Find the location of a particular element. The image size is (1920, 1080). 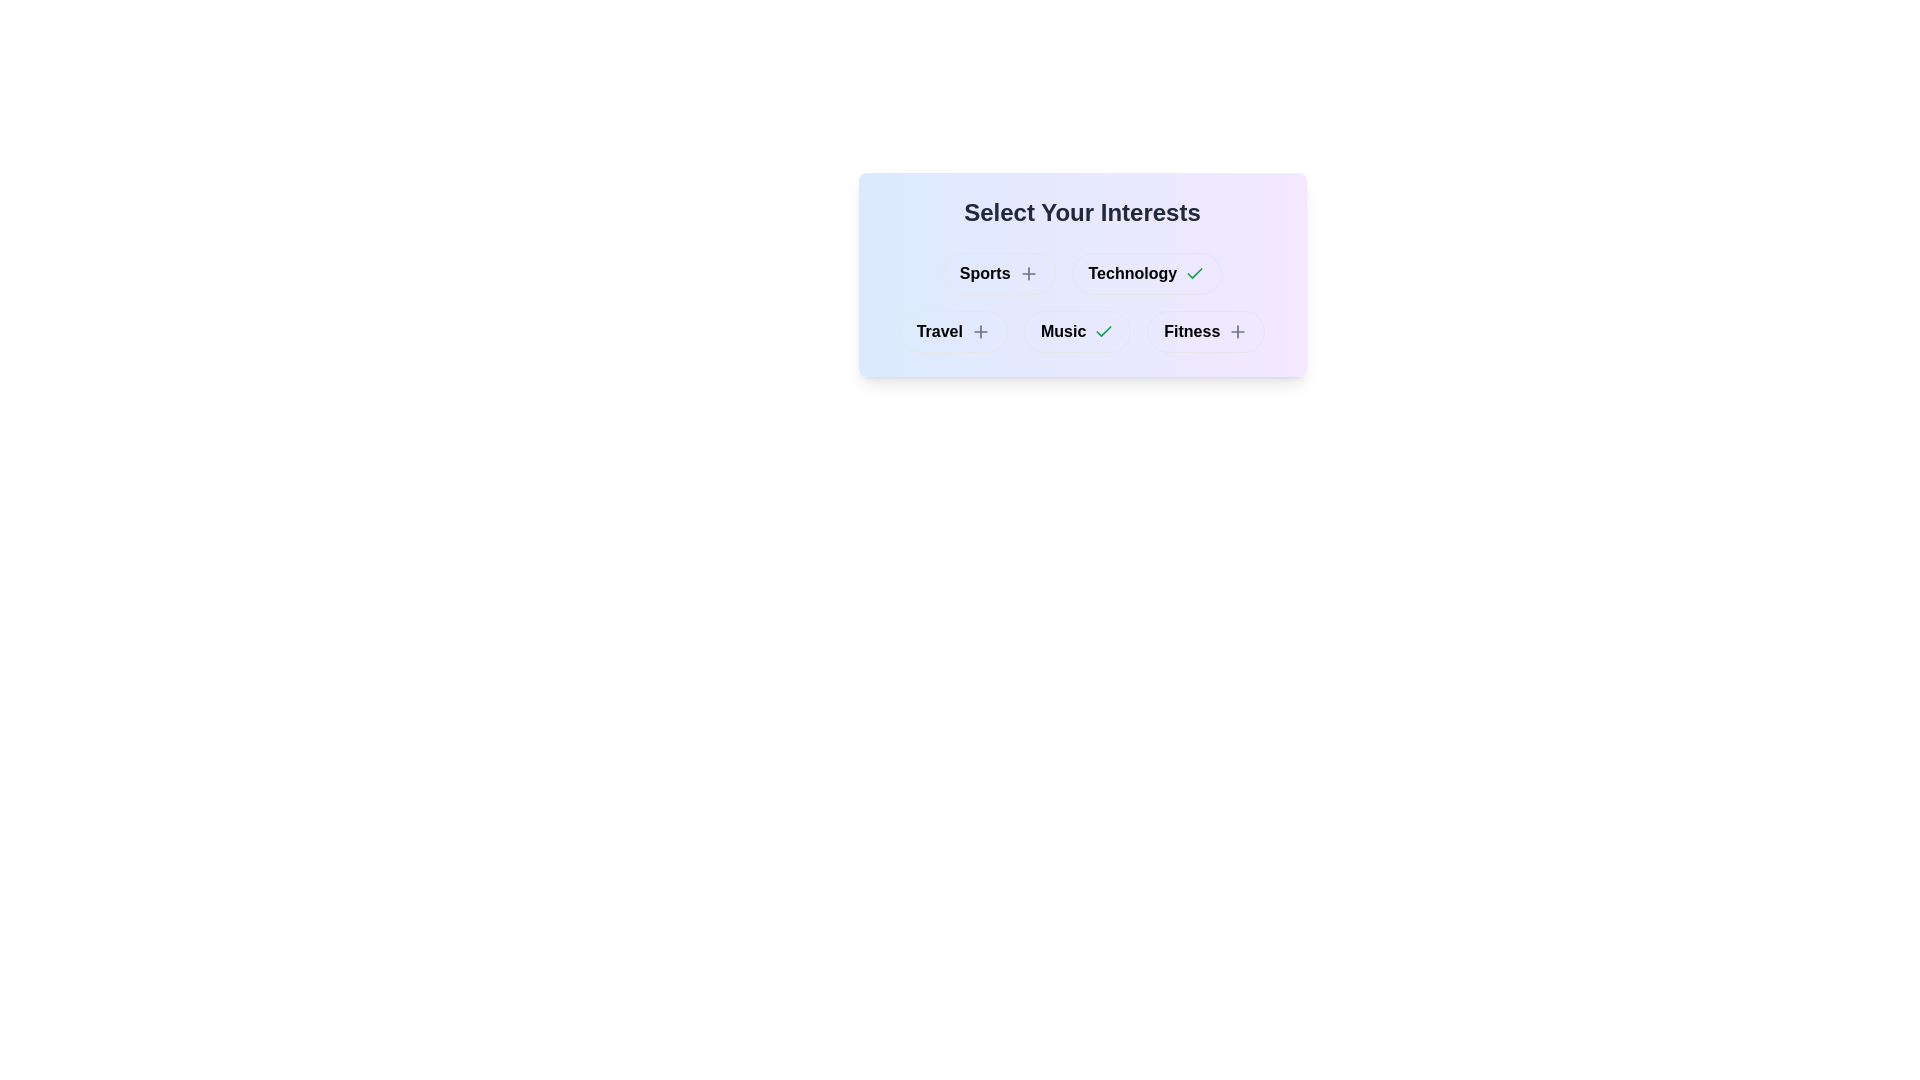

the interest category Fitness by clicking its button is located at coordinates (1204, 330).